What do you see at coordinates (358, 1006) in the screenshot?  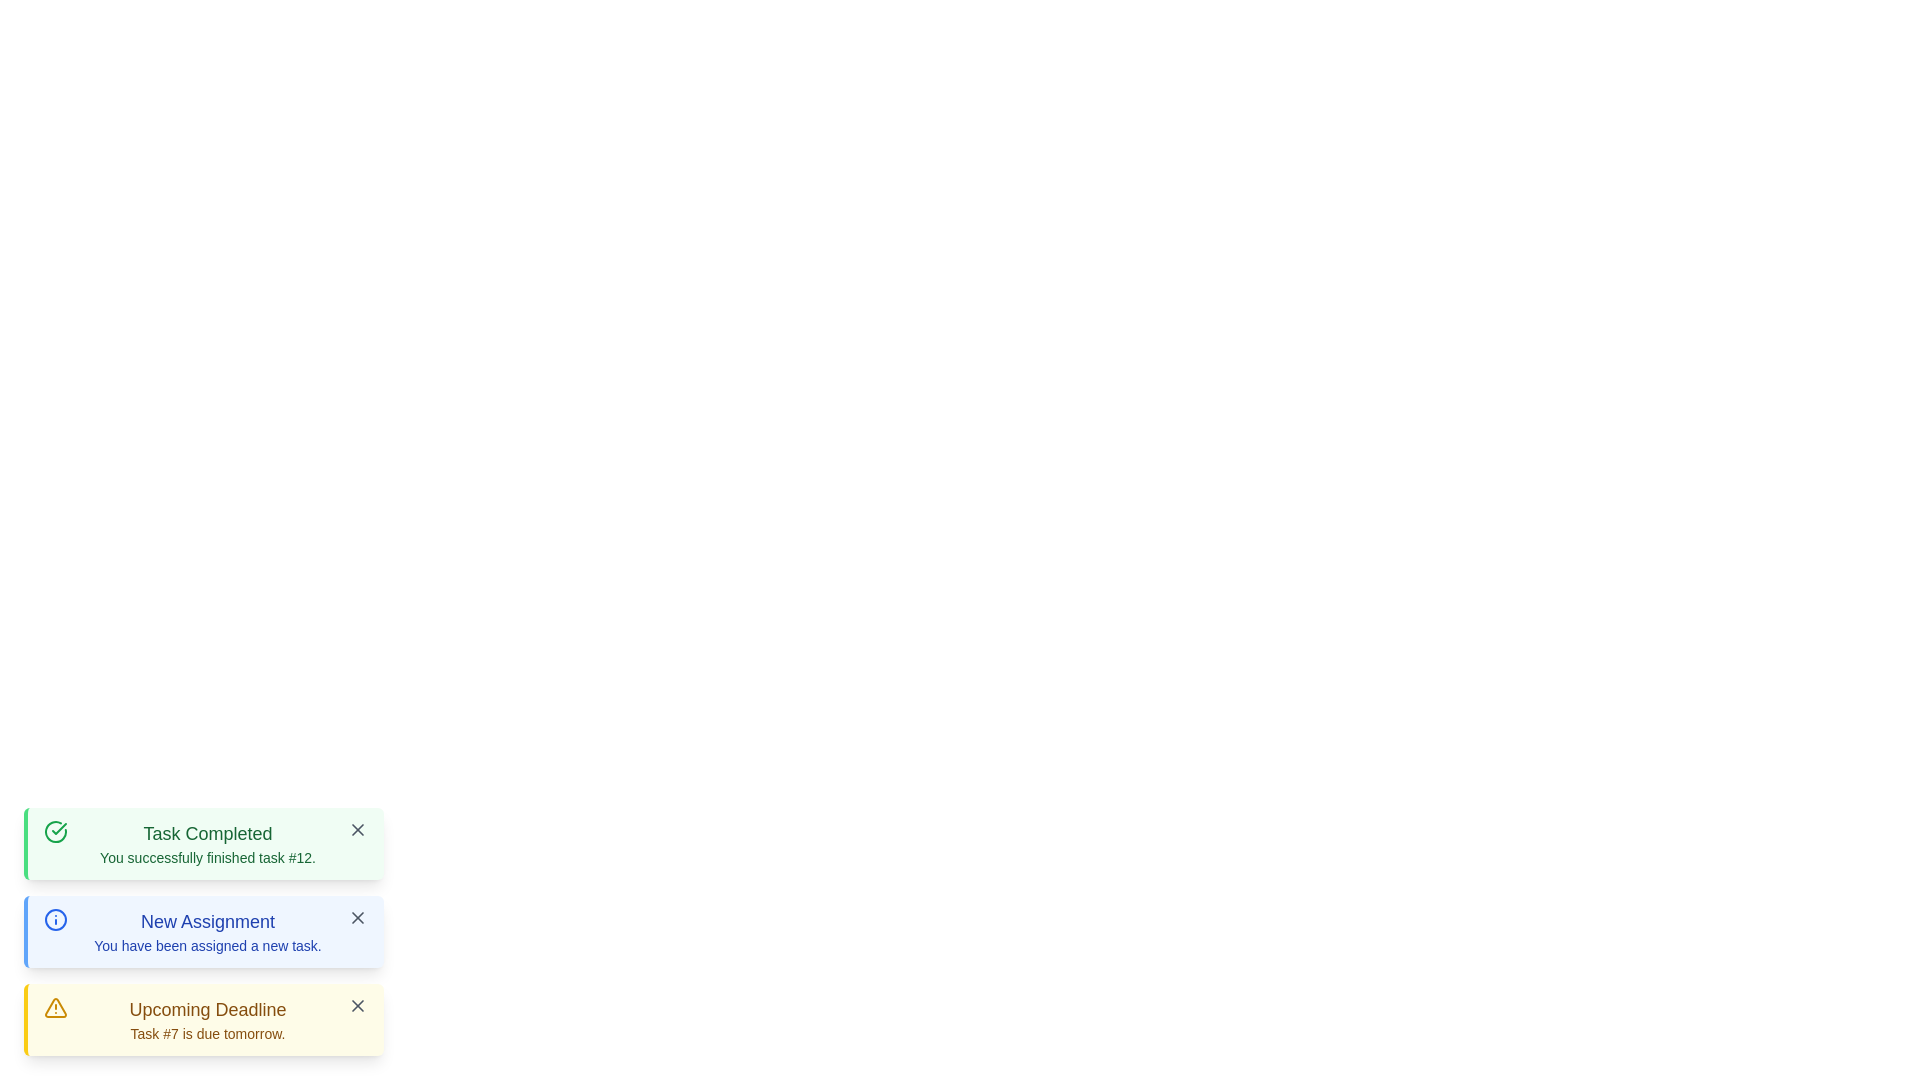 I see `the small square button with a dark gray 'X' icon in the top-right corner of the 'Upcoming Deadline' notification box` at bounding box center [358, 1006].